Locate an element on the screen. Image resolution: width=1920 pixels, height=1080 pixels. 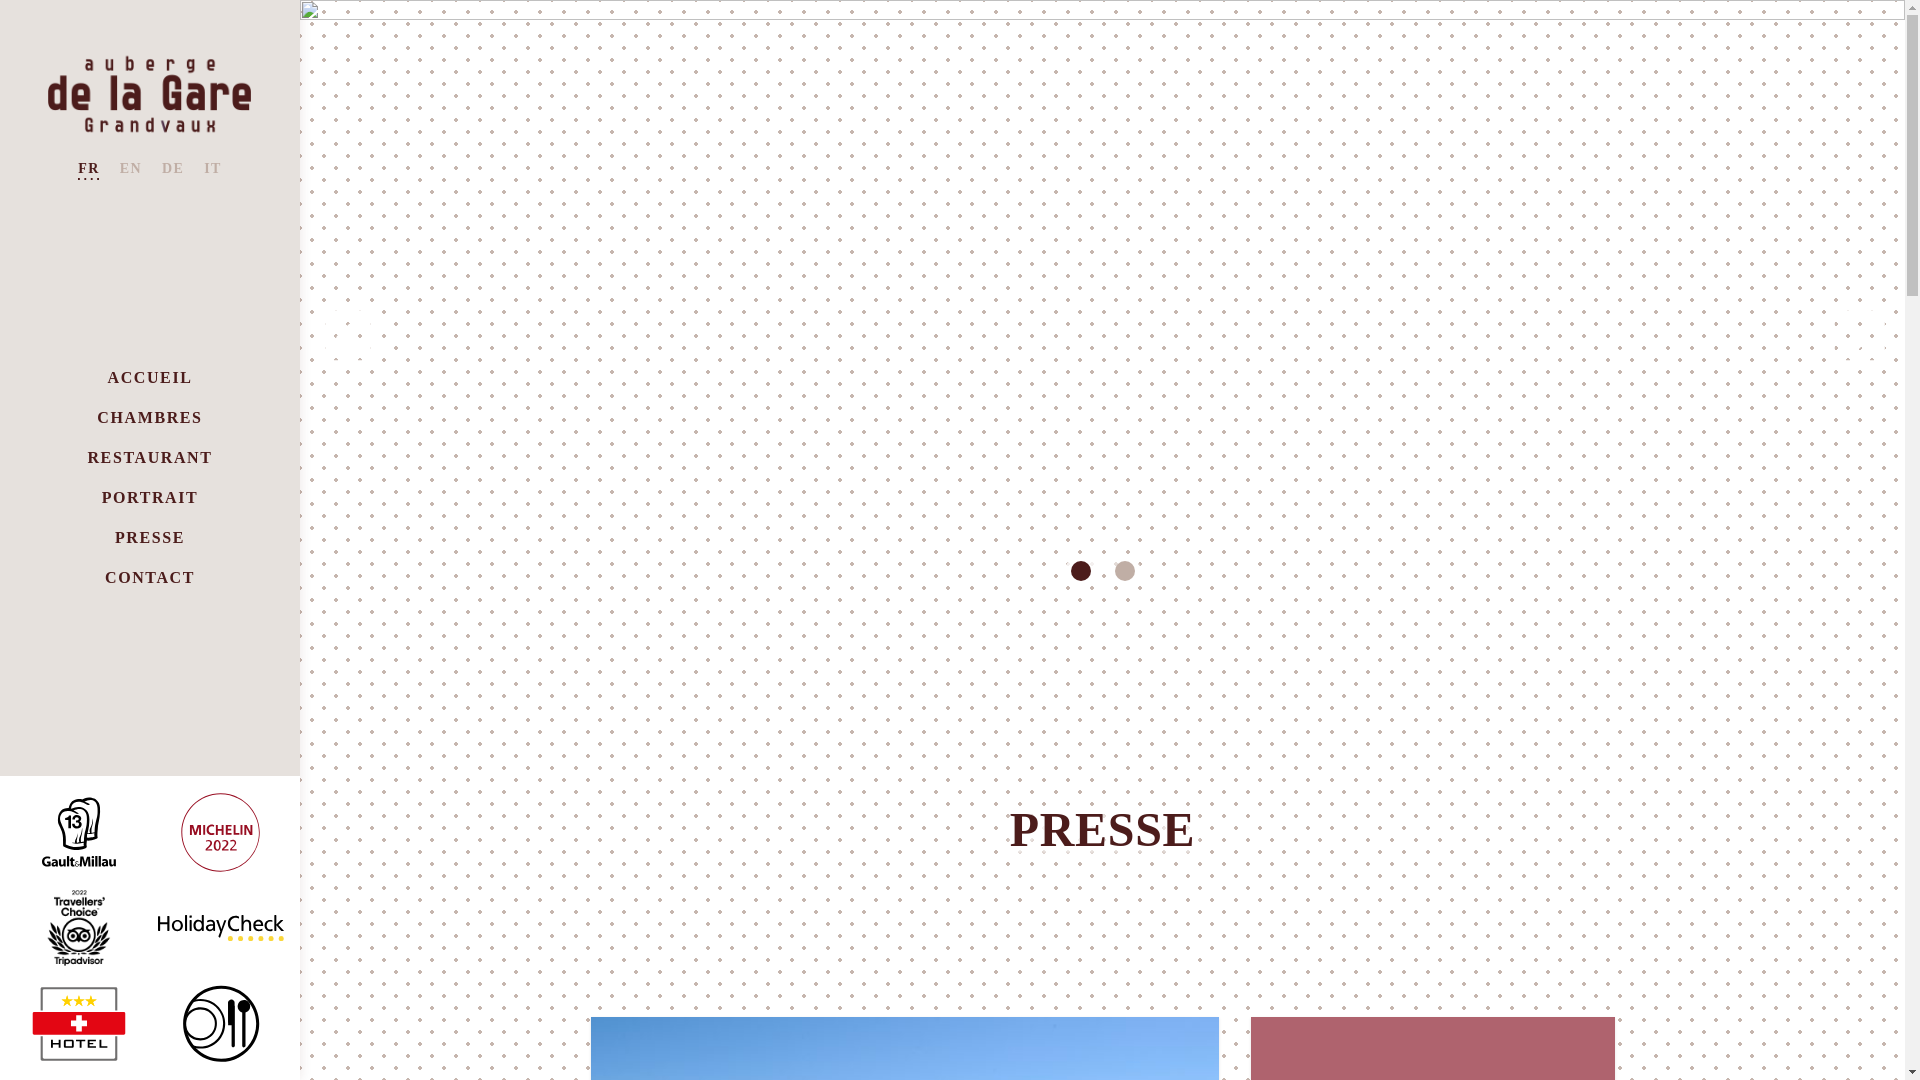
'FR' is located at coordinates (87, 168).